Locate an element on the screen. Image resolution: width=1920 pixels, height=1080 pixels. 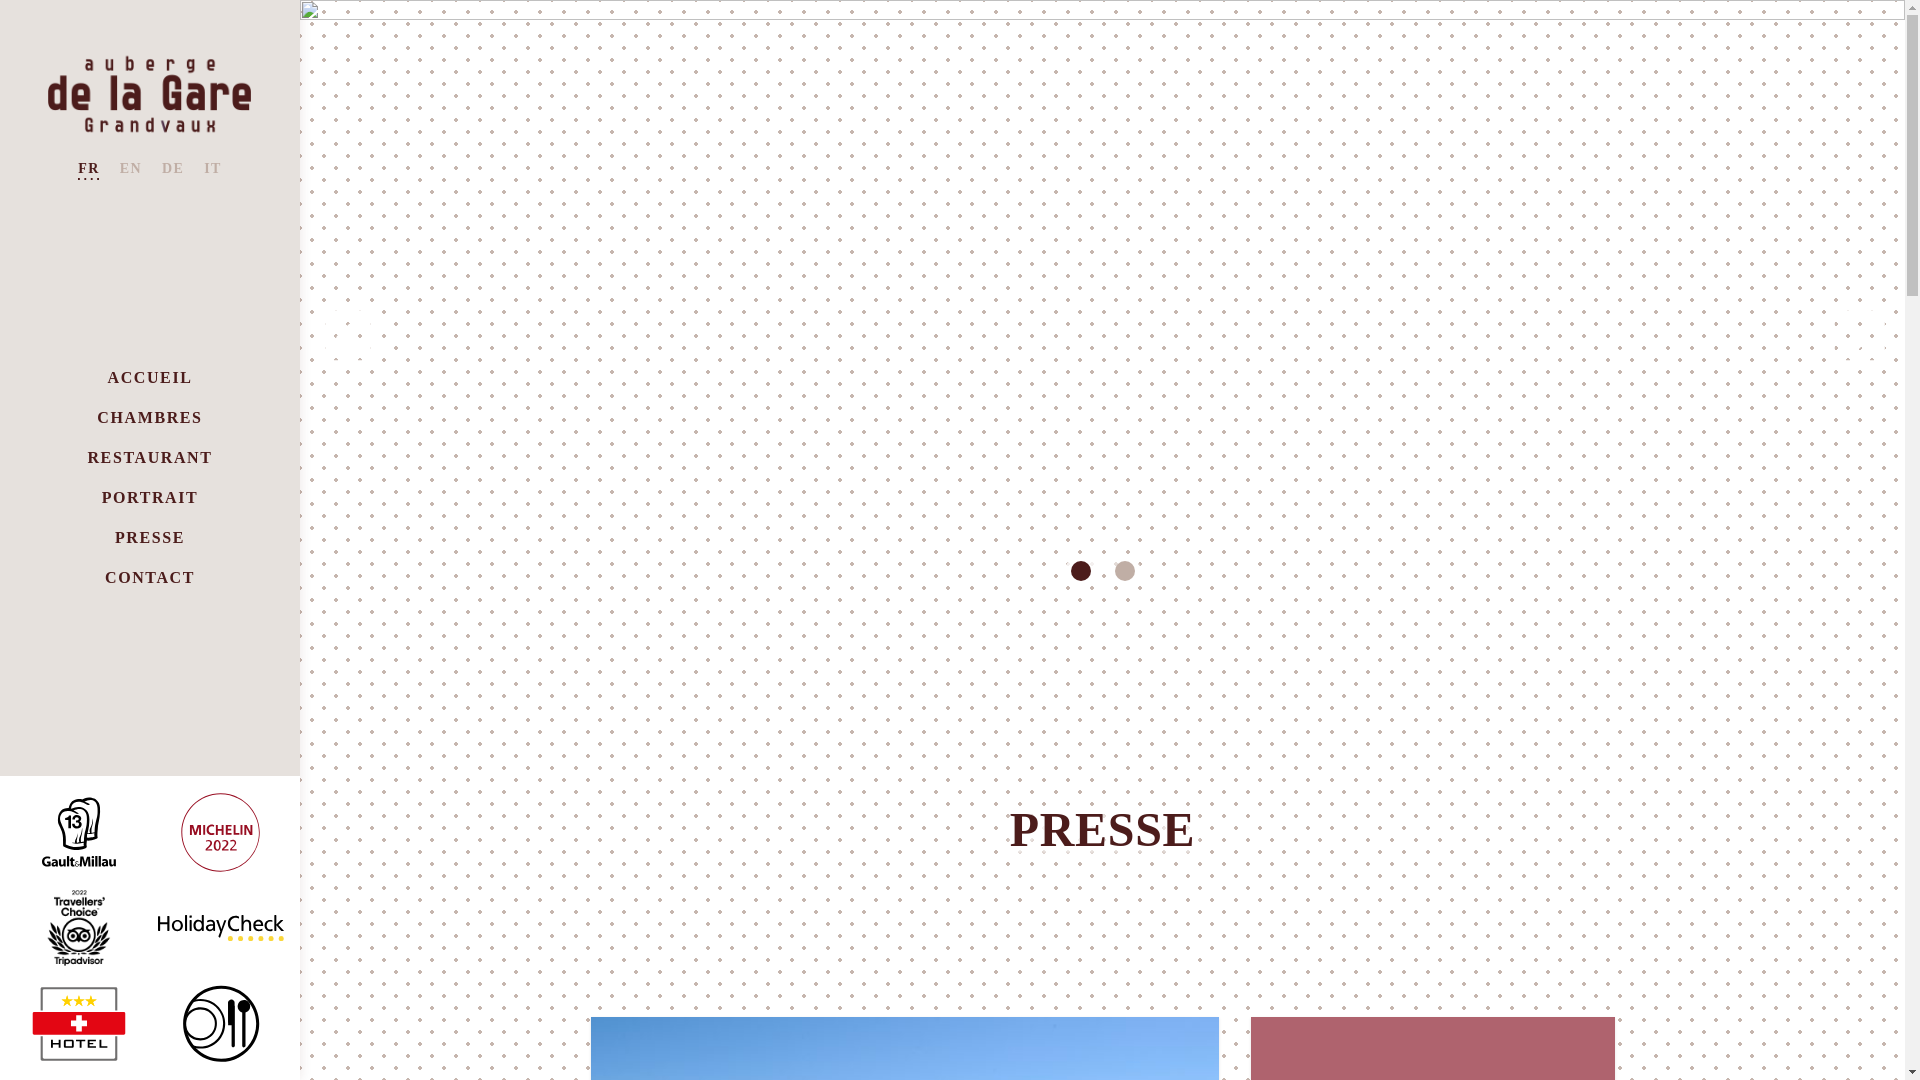
'FR' is located at coordinates (87, 168).